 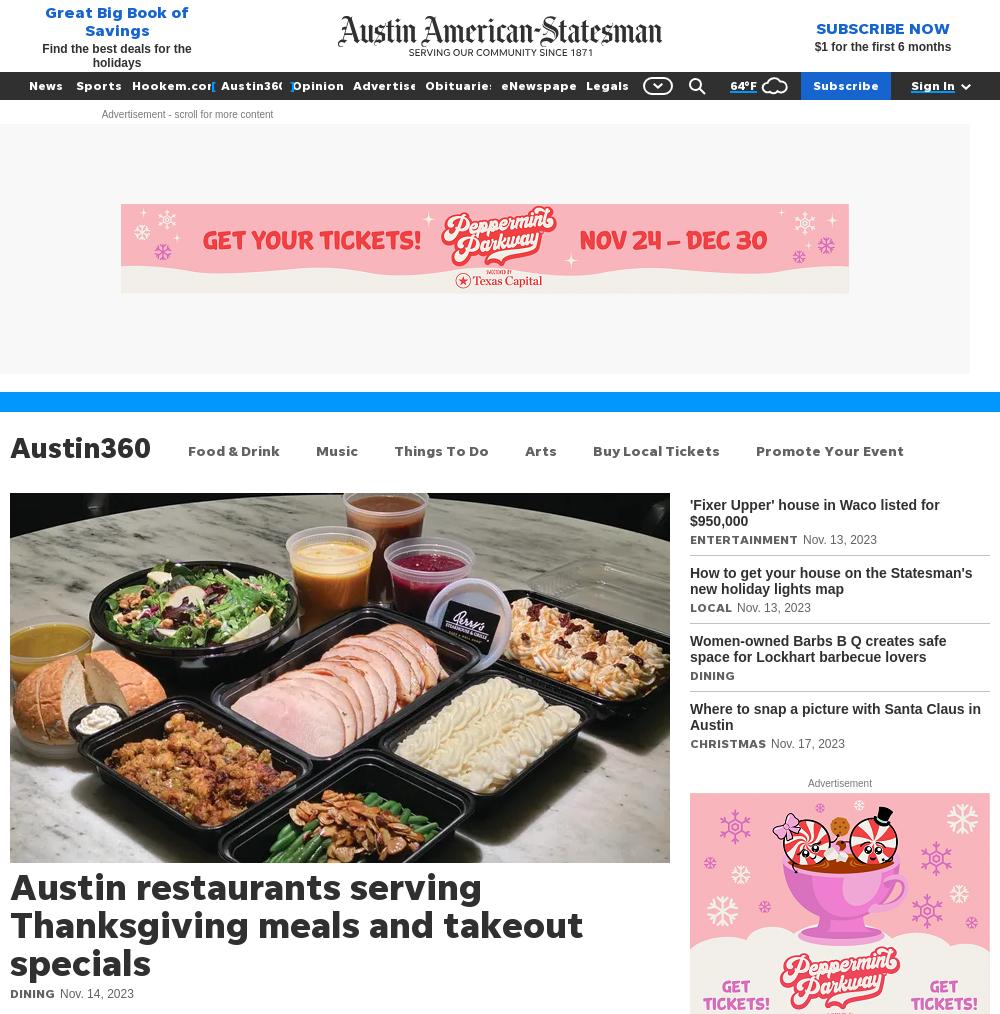 I want to click on 'Things To Do', so click(x=394, y=450).